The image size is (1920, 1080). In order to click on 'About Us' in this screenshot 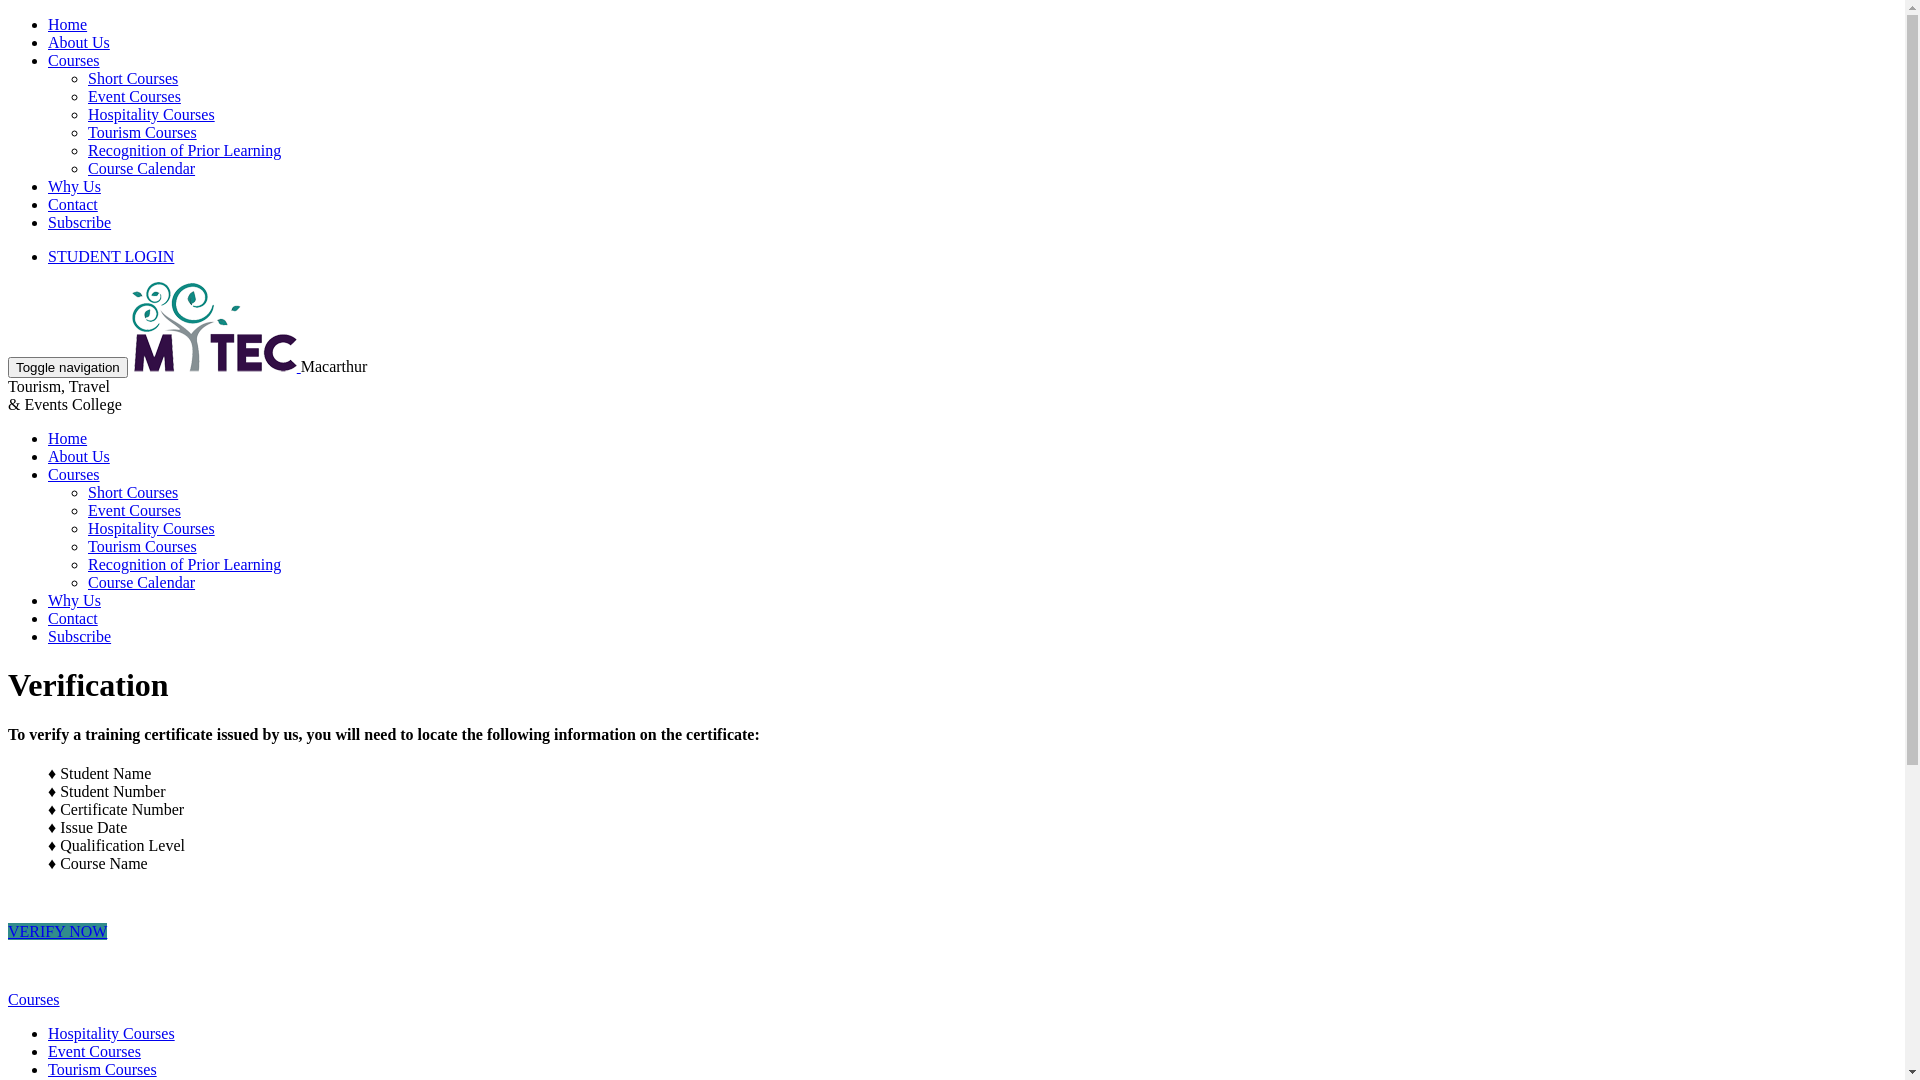, I will do `click(78, 42)`.